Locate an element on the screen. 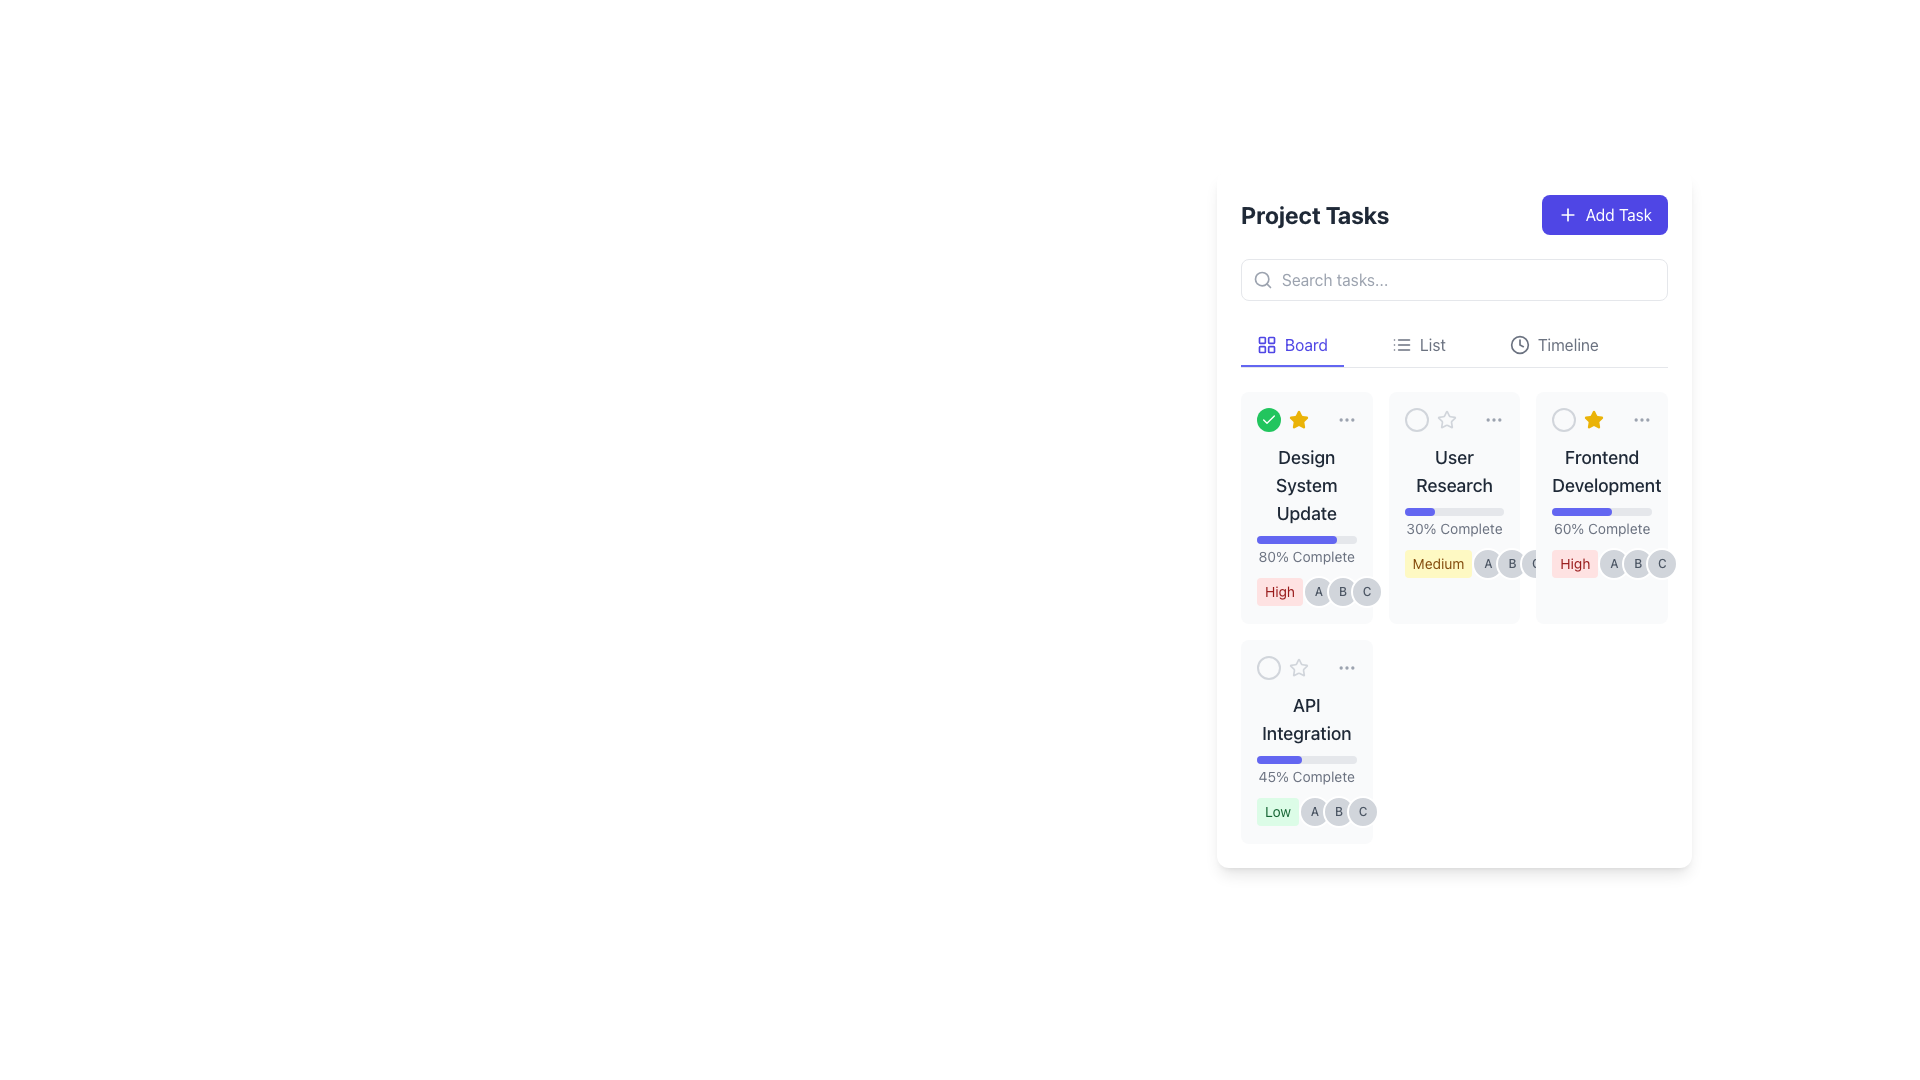  the progress is located at coordinates (1579, 511).